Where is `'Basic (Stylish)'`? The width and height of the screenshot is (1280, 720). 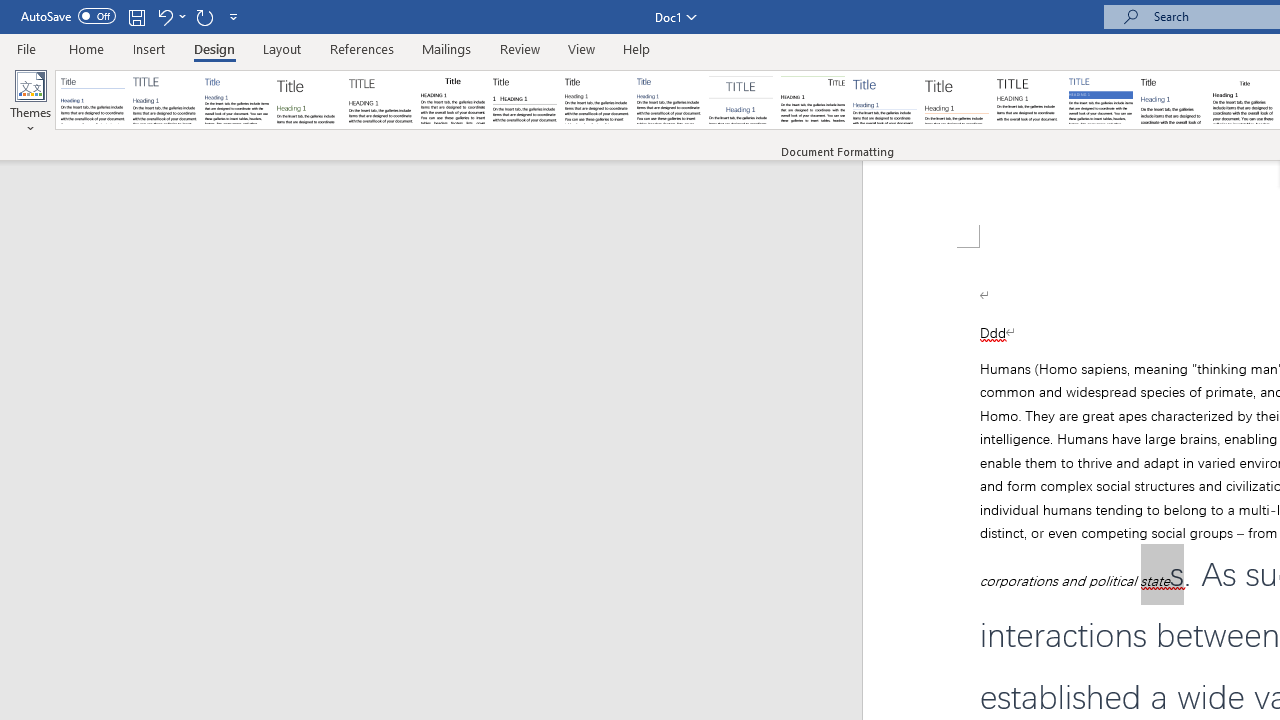
'Basic (Stylish)' is located at coordinates (308, 100).